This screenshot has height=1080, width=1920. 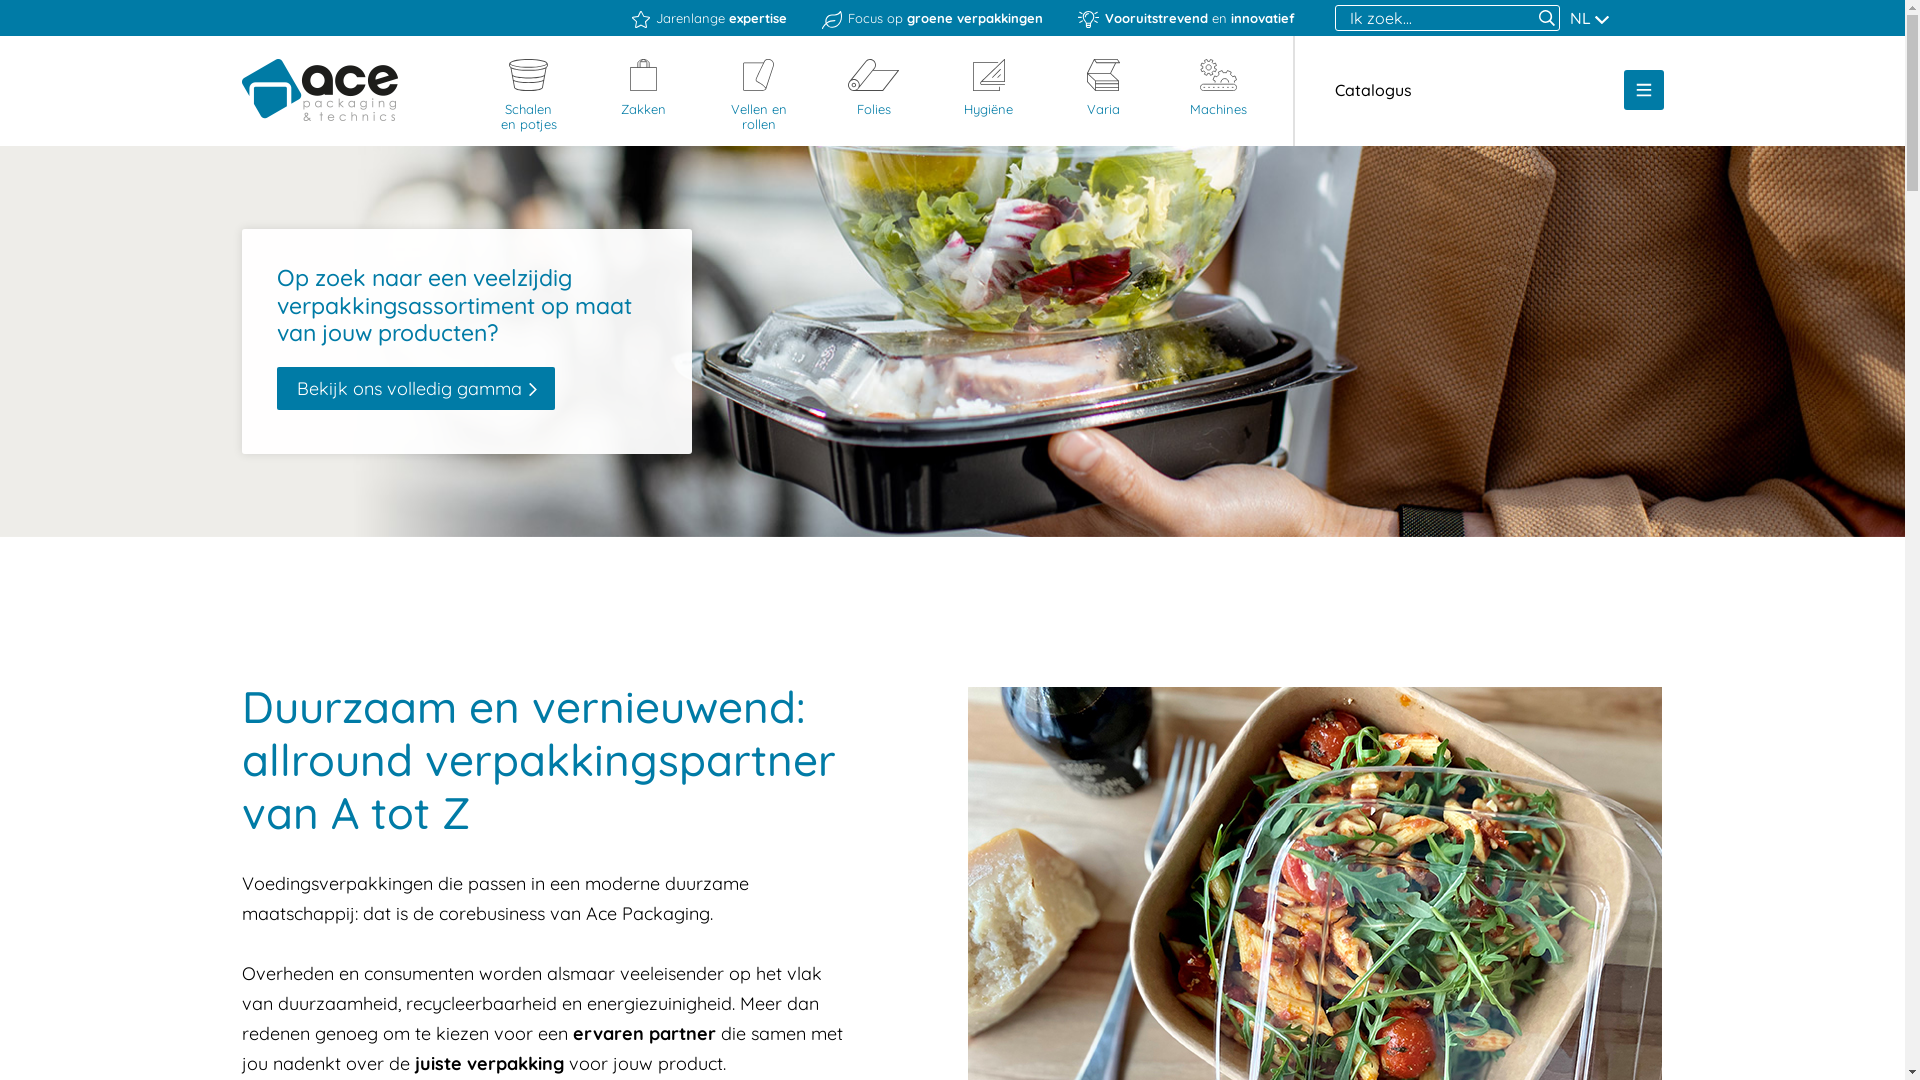 What do you see at coordinates (528, 96) in the screenshot?
I see `'Schalen` at bounding box center [528, 96].